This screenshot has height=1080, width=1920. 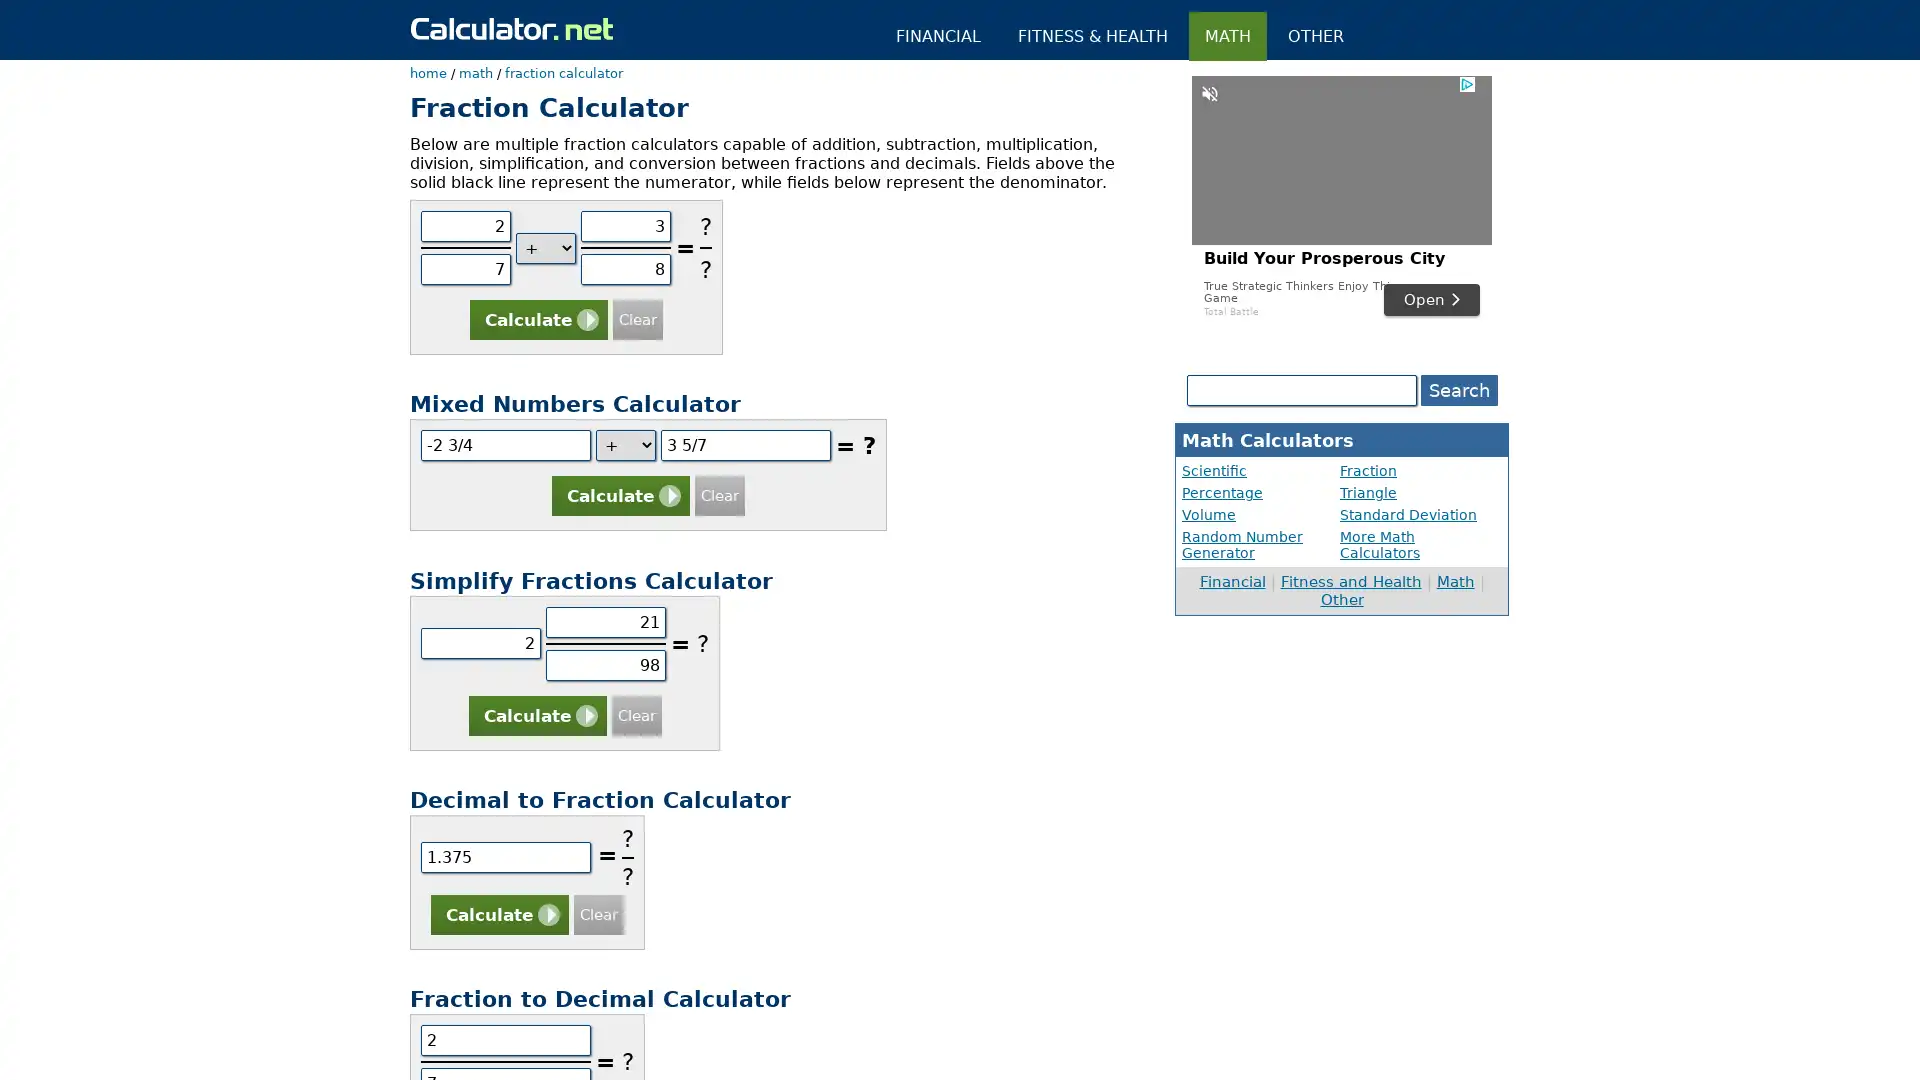 What do you see at coordinates (619, 495) in the screenshot?
I see `Calculate` at bounding box center [619, 495].